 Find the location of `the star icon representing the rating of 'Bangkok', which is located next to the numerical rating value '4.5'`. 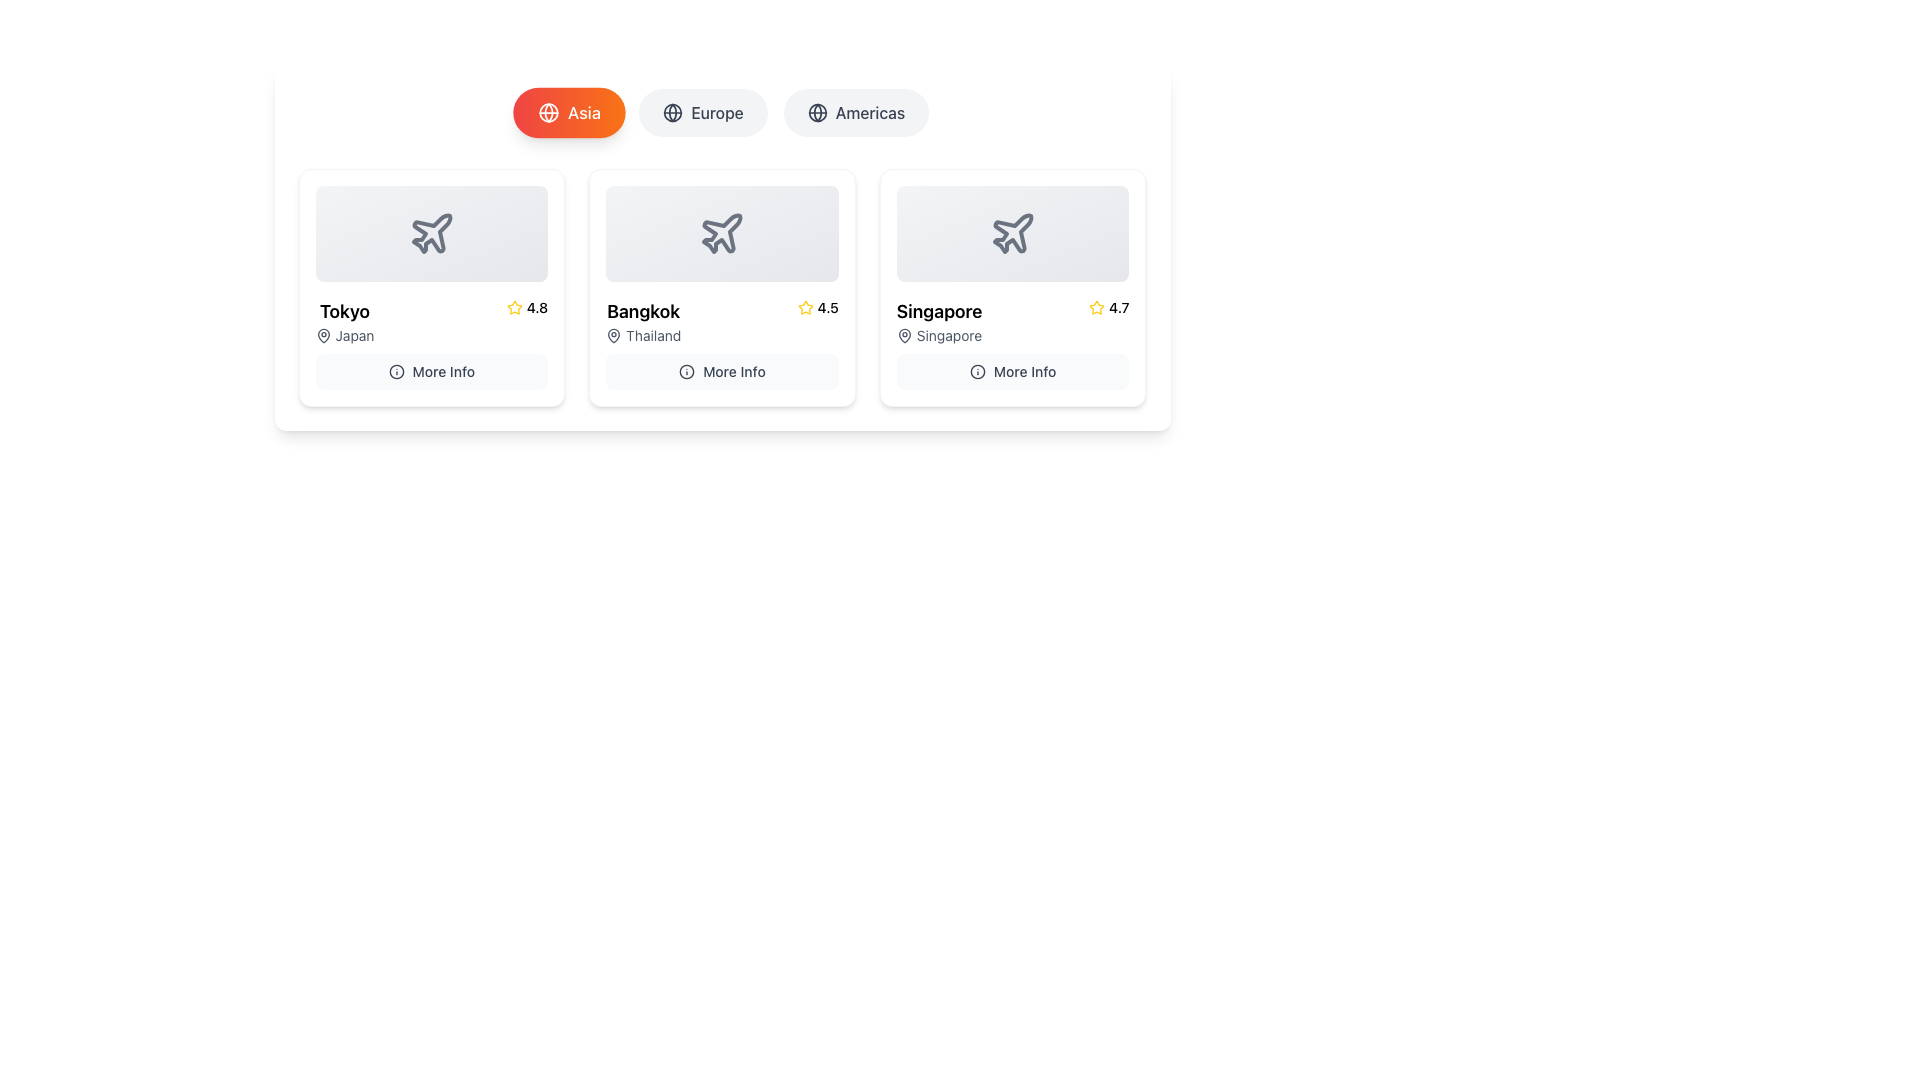

the star icon representing the rating of 'Bangkok', which is located next to the numerical rating value '4.5' is located at coordinates (805, 307).